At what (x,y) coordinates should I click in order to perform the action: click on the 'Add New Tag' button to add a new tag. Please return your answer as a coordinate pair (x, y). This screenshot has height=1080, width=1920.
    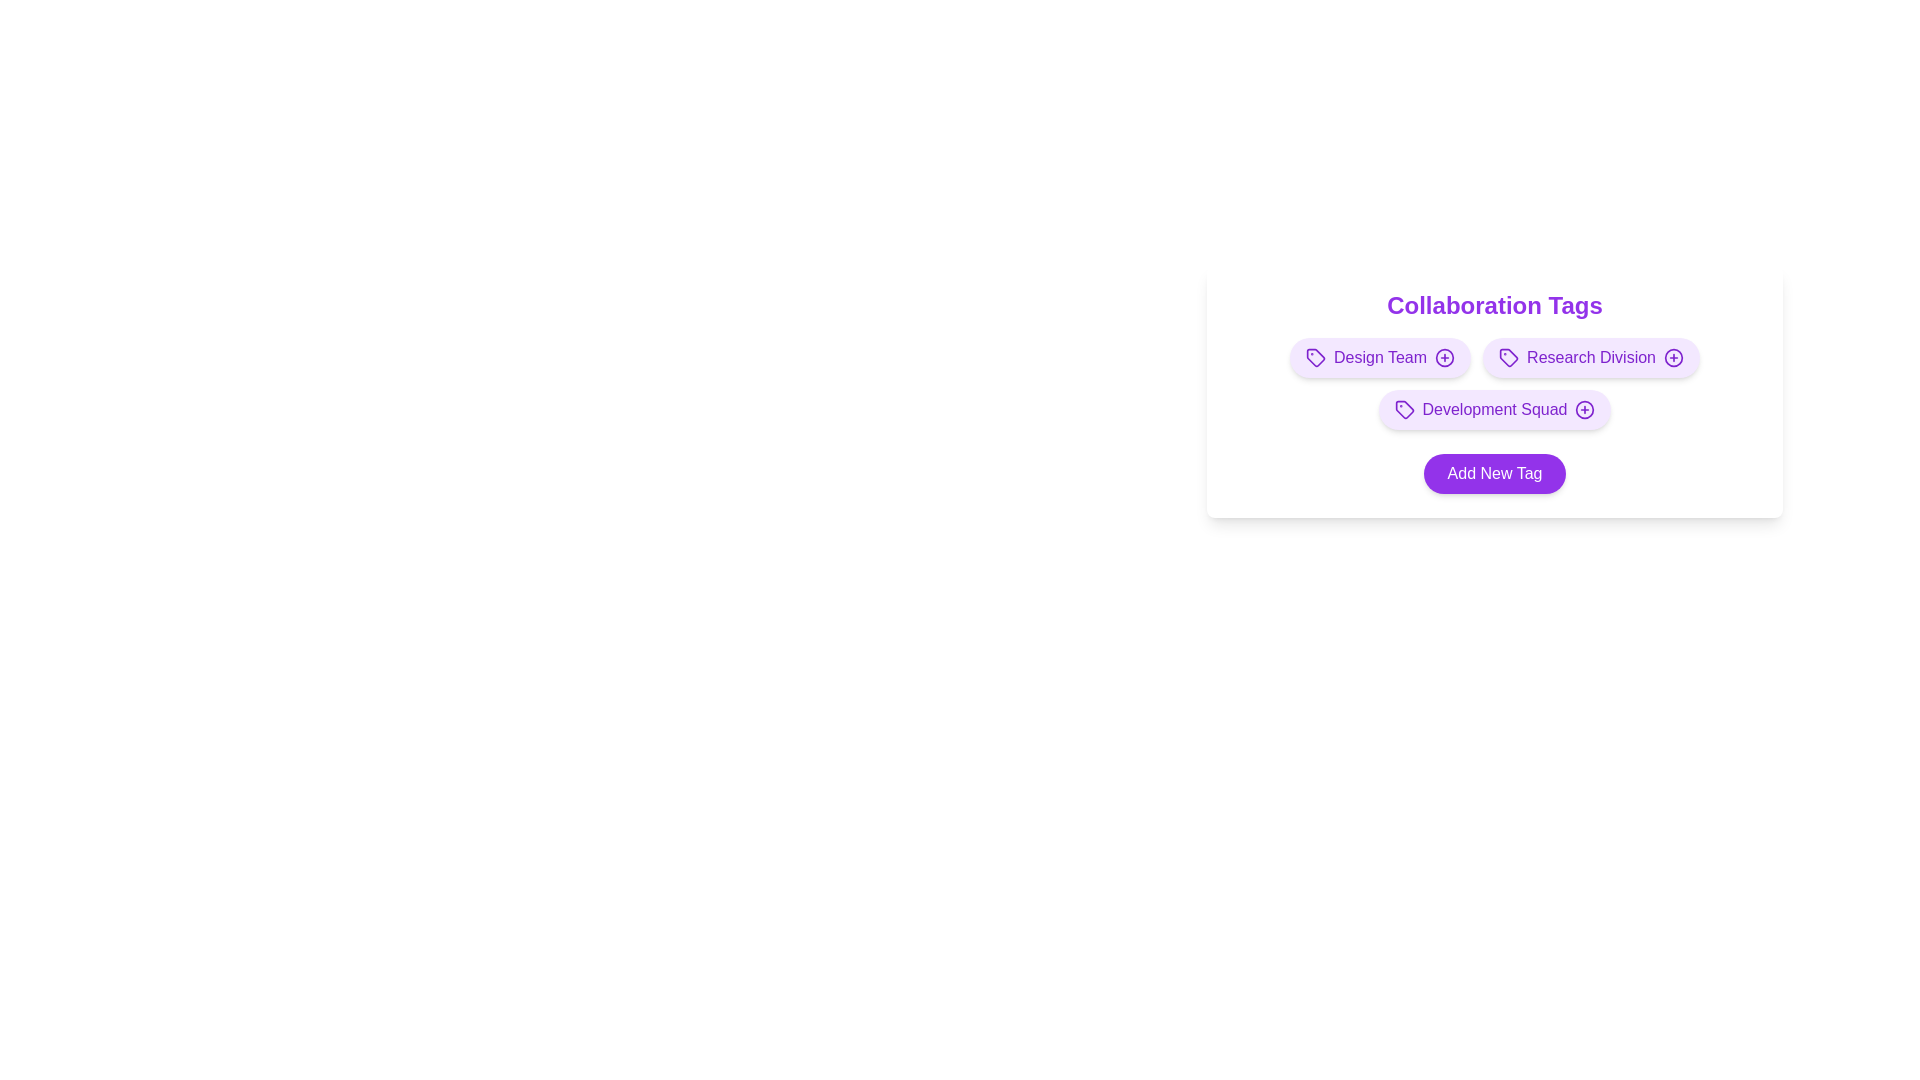
    Looking at the image, I should click on (1494, 474).